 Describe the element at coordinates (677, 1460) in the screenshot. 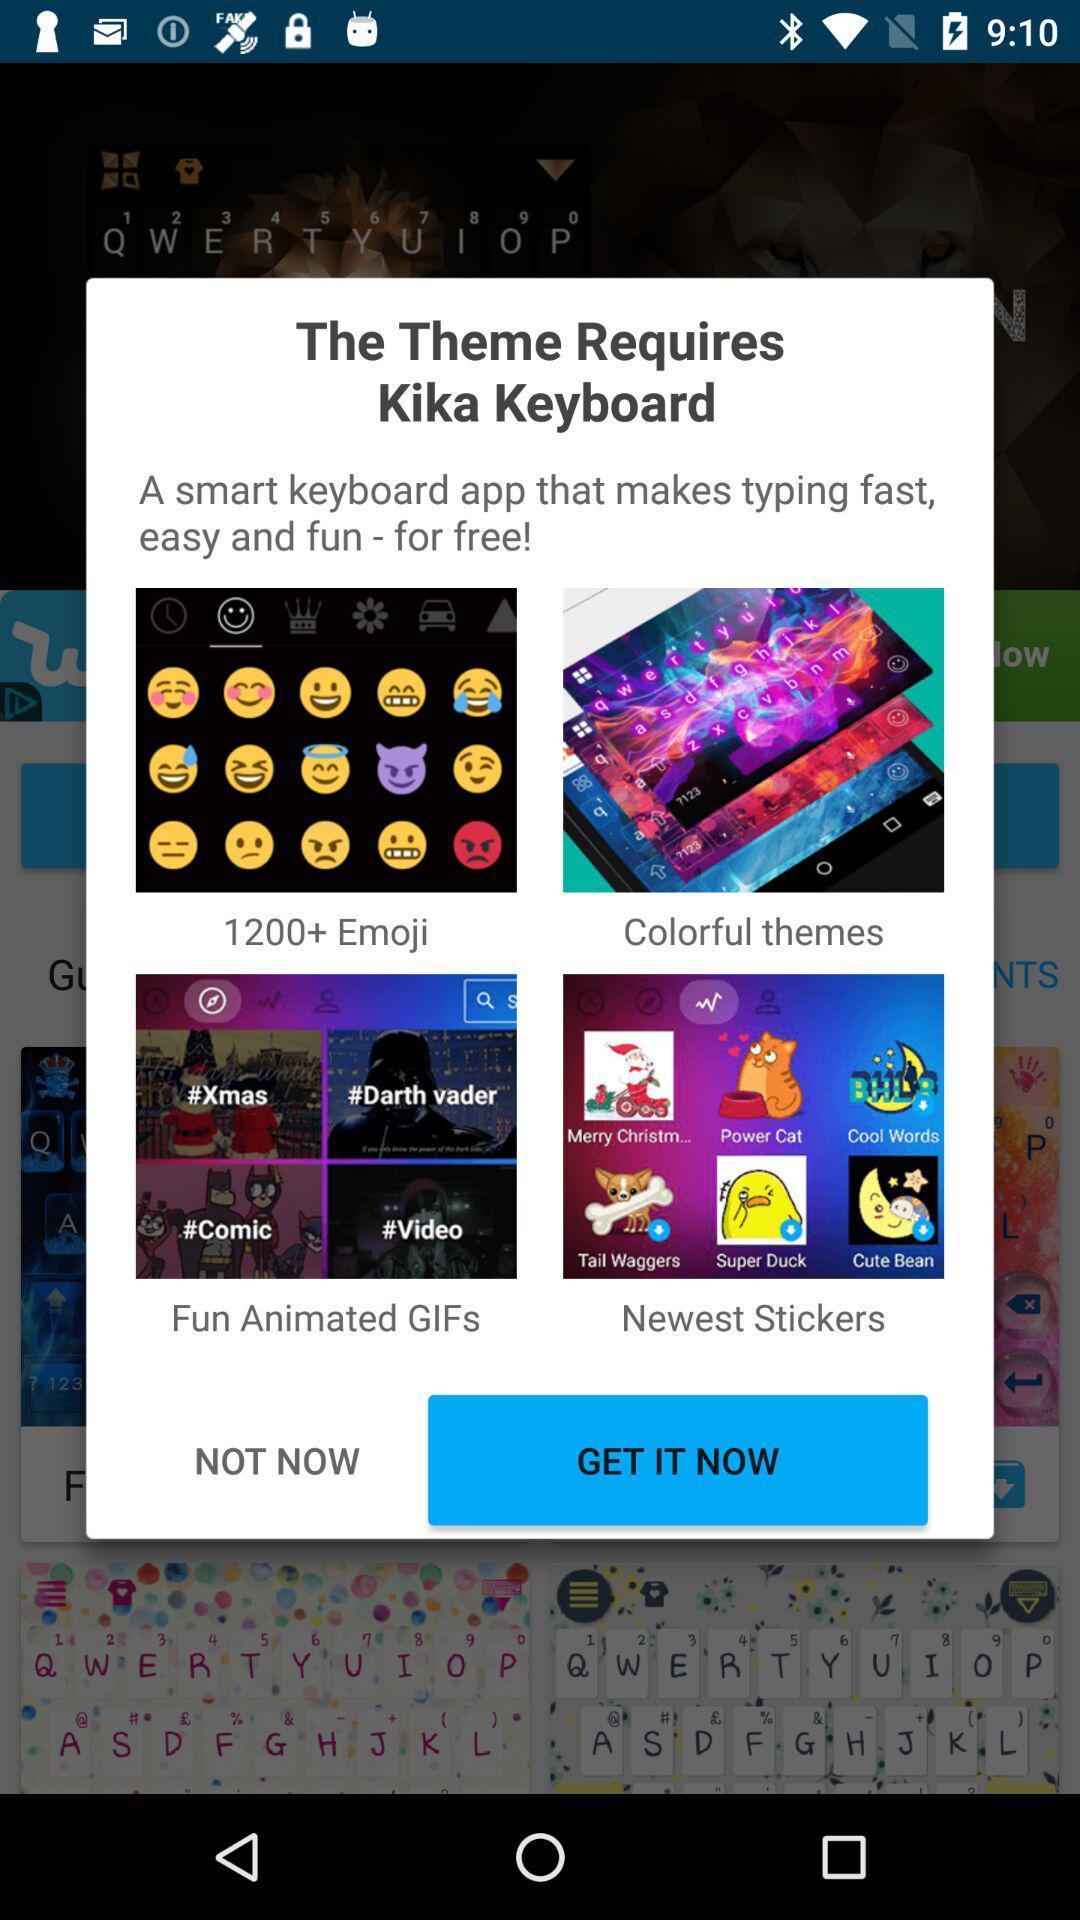

I see `icon next to the not now item` at that location.